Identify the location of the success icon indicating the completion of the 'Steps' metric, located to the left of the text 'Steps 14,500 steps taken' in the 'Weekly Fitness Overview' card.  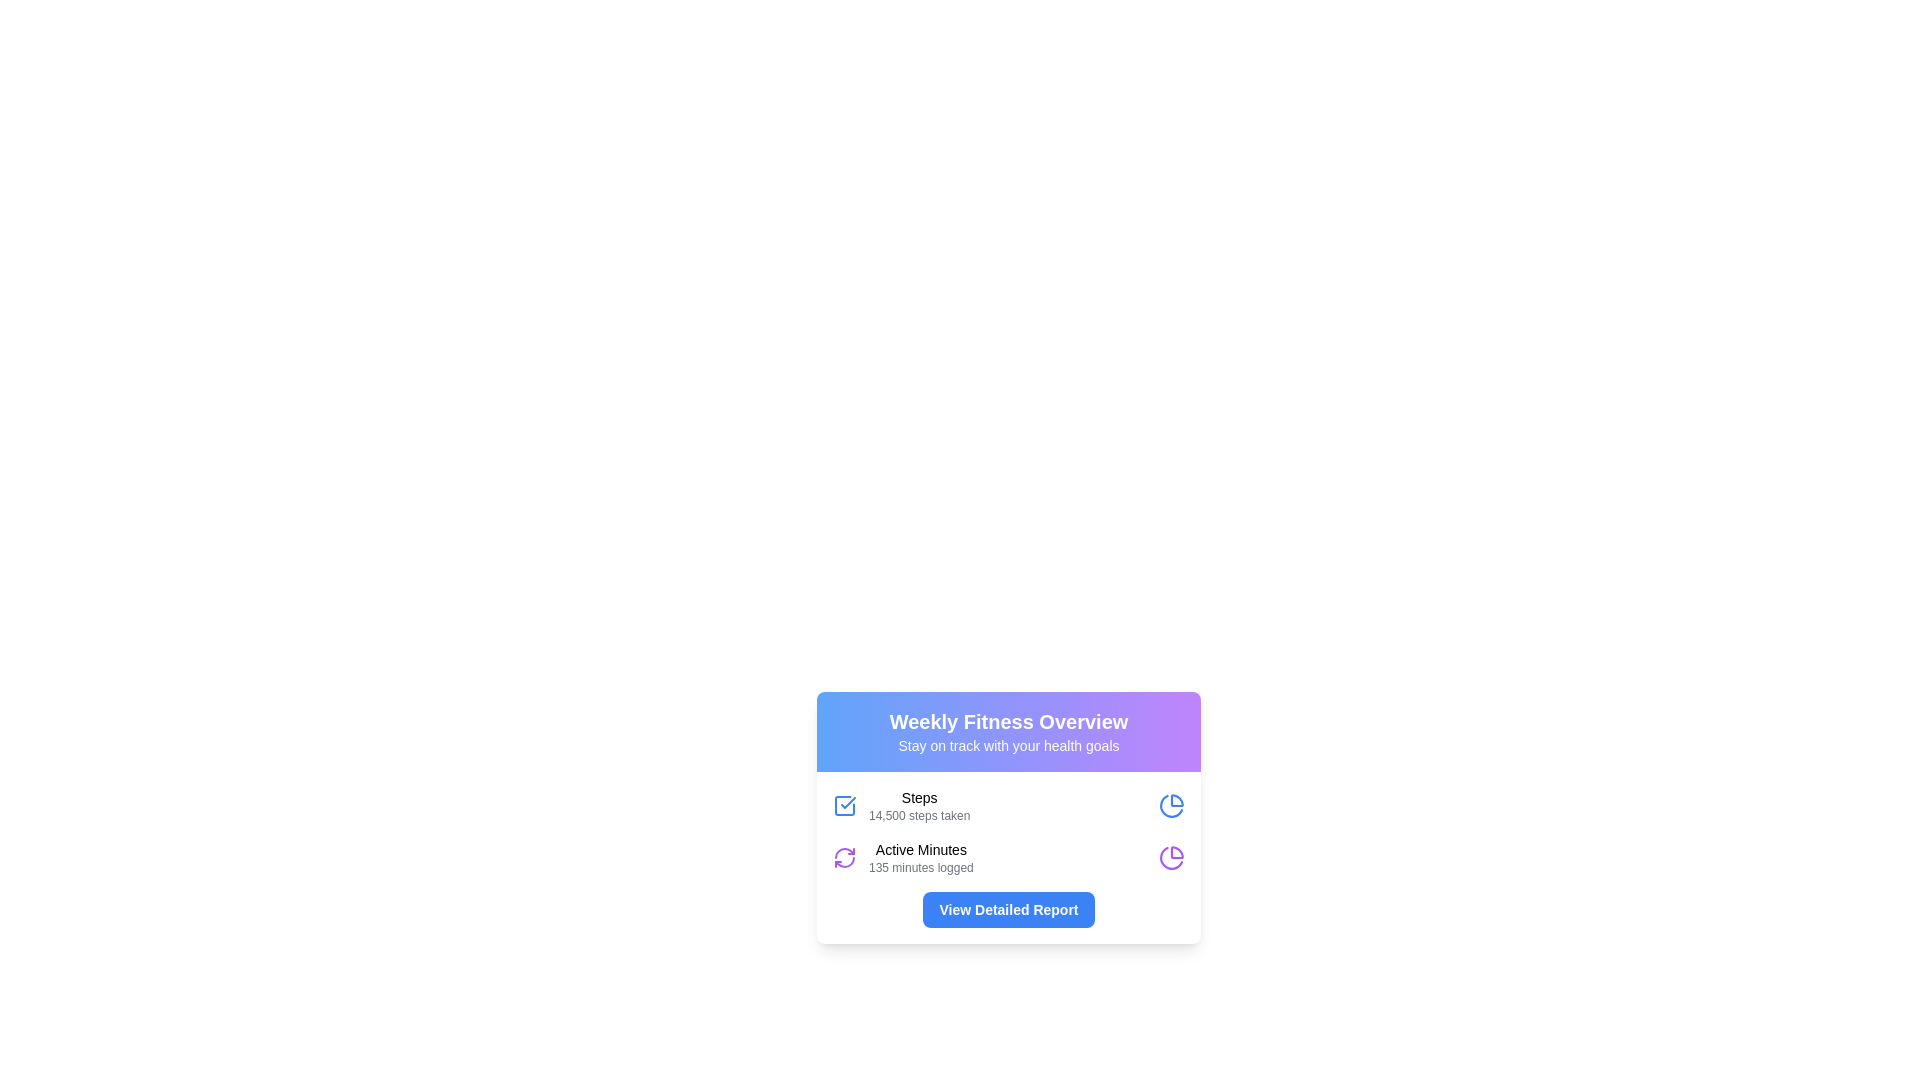
(844, 805).